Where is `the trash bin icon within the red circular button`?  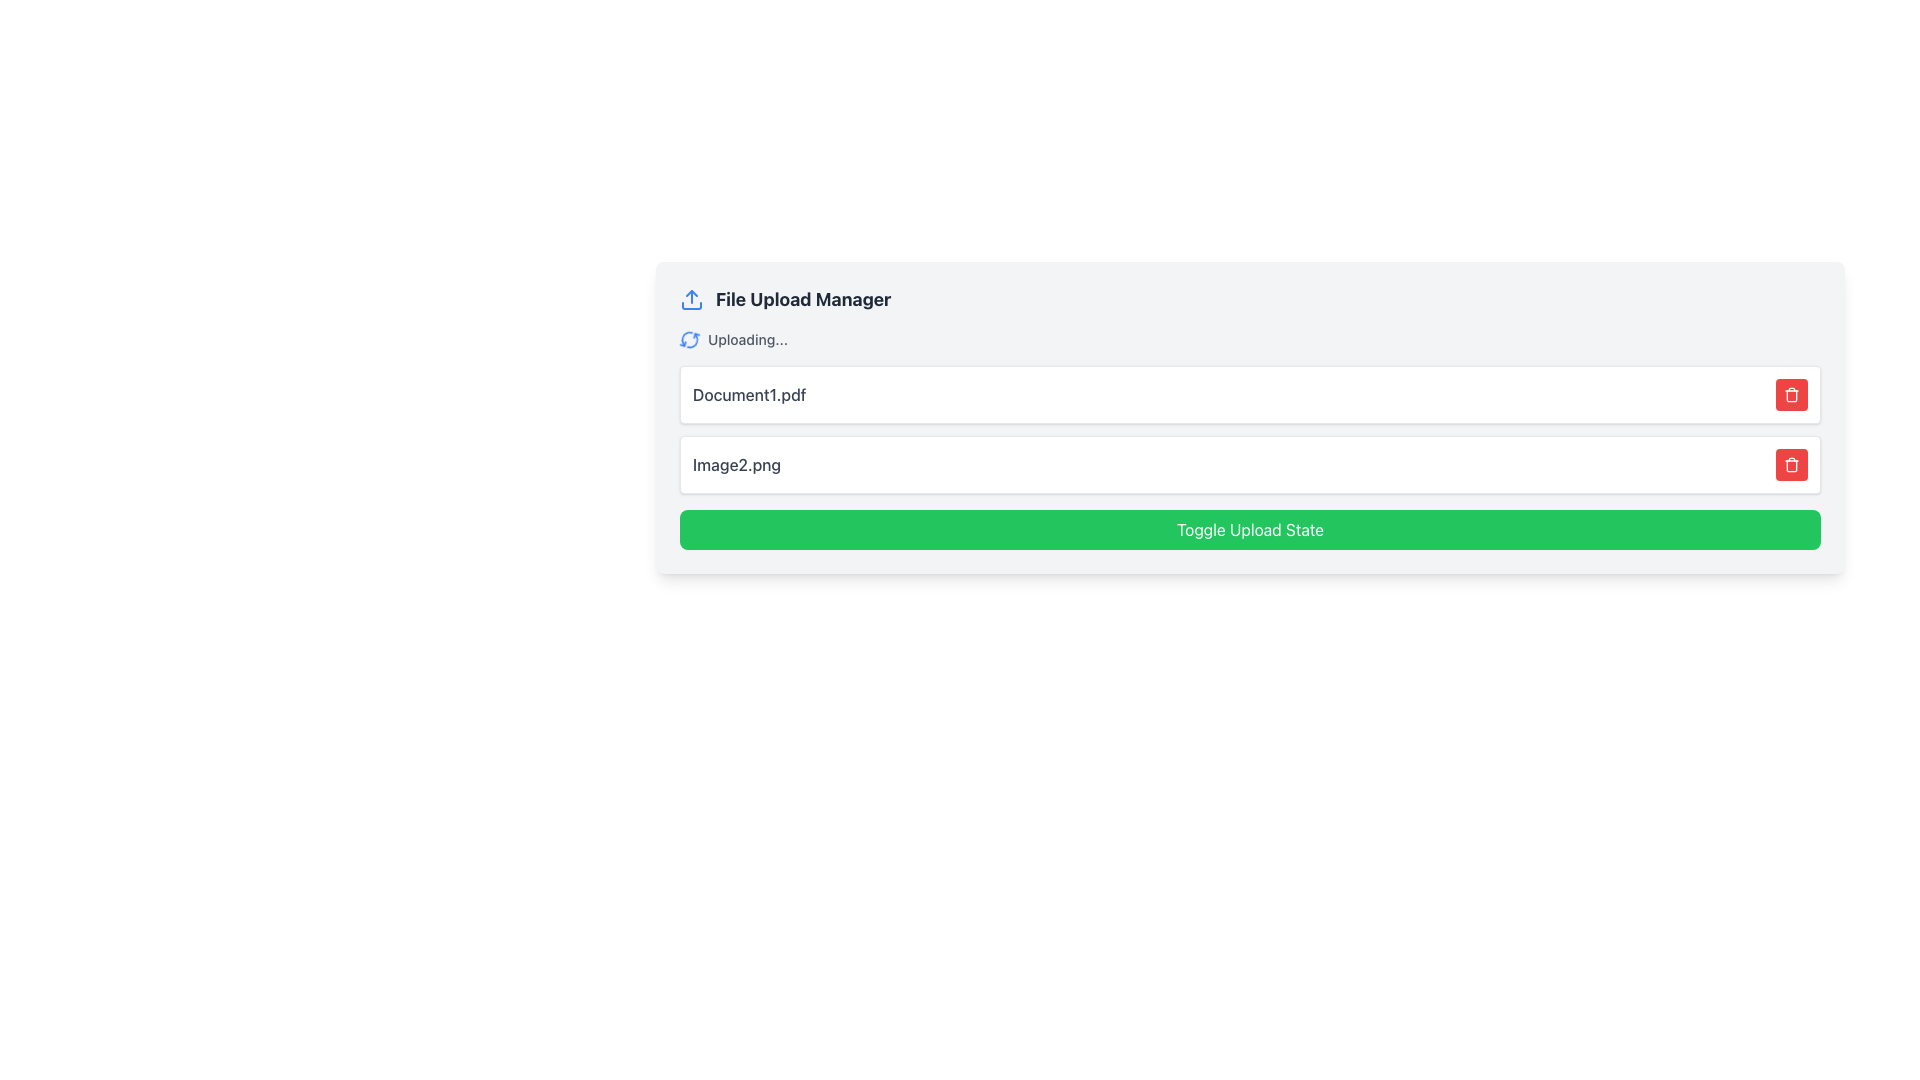 the trash bin icon within the red circular button is located at coordinates (1791, 465).